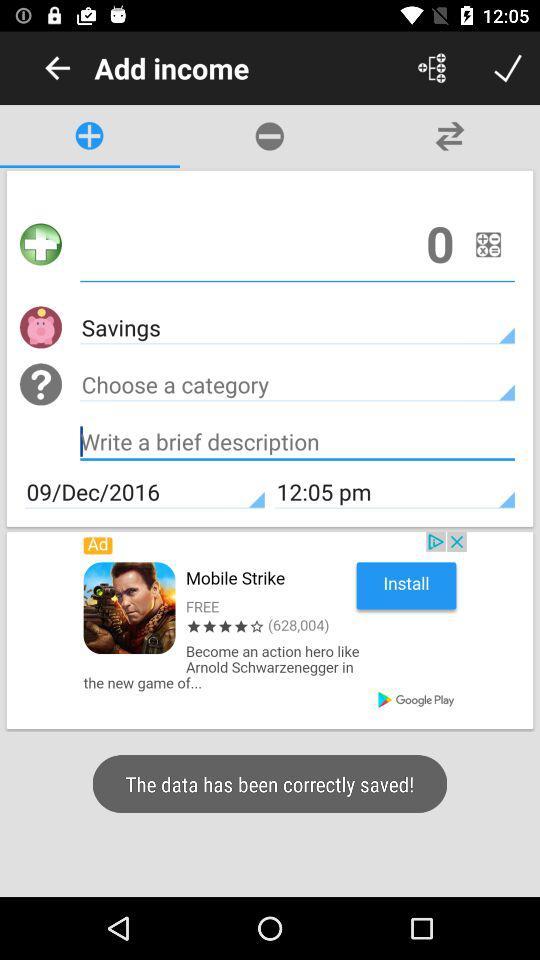 The image size is (540, 960). What do you see at coordinates (296, 243) in the screenshot?
I see `type amount` at bounding box center [296, 243].